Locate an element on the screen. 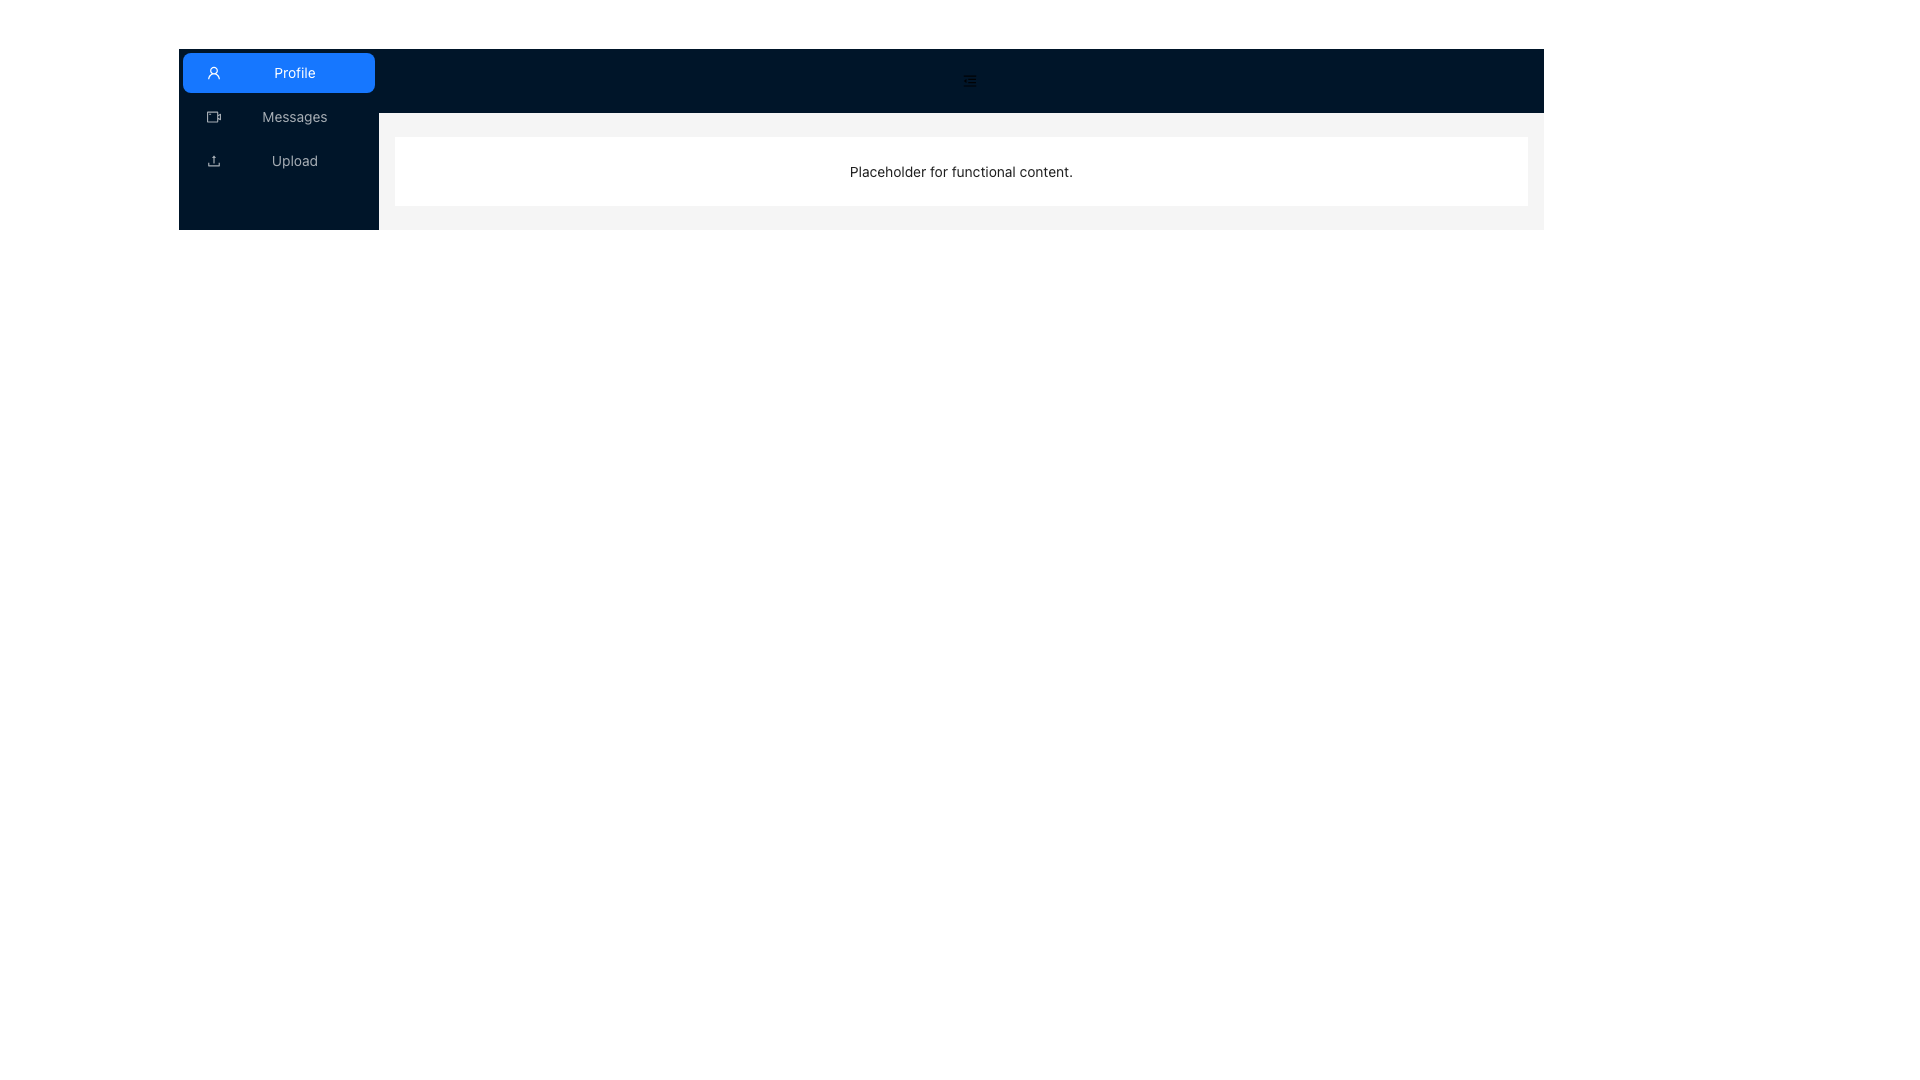 The height and width of the screenshot is (1080, 1920). the 'Messages' icon located in the vertical navigation bar on the left side of the interface, positioned below the 'Profile' button and above the 'Upload' button is located at coordinates (214, 116).